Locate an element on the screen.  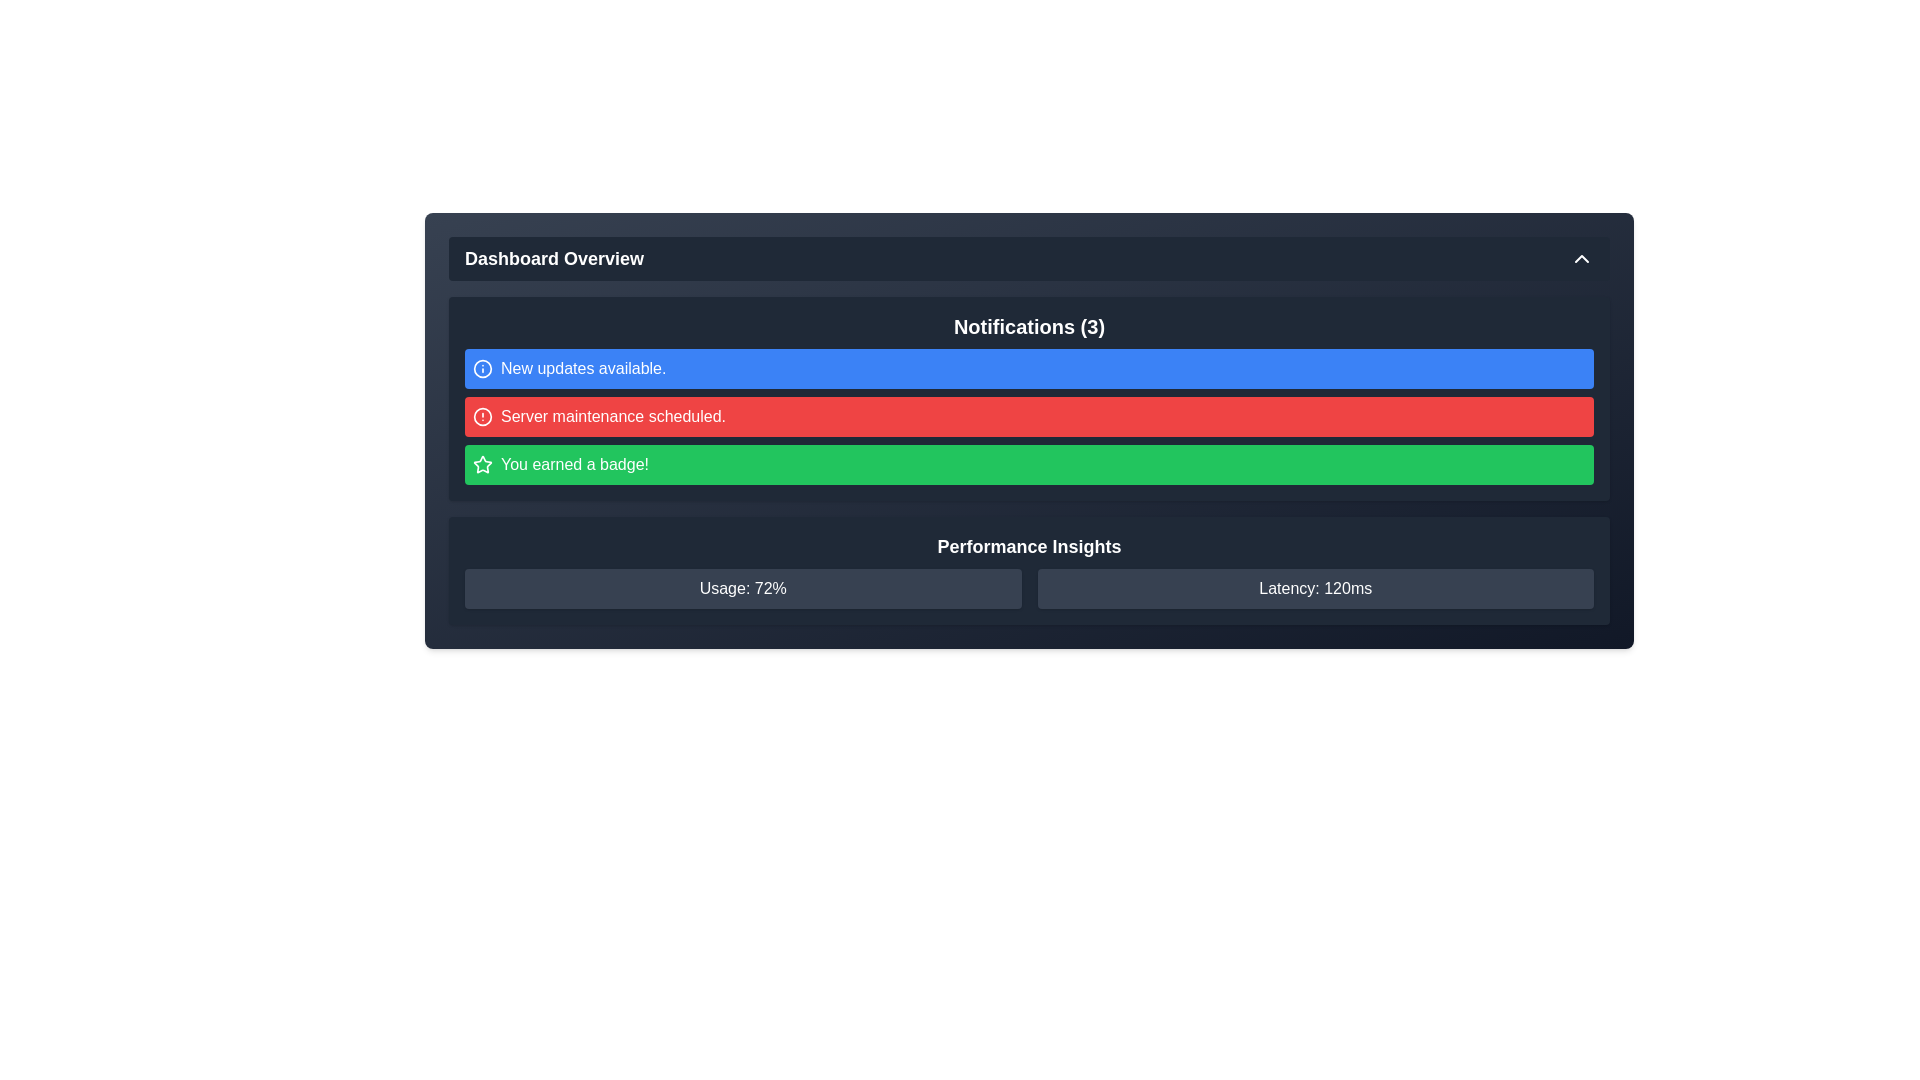
the toggle icon located in the top-right corner of the 'Dashboard Overview' header is located at coordinates (1581, 257).